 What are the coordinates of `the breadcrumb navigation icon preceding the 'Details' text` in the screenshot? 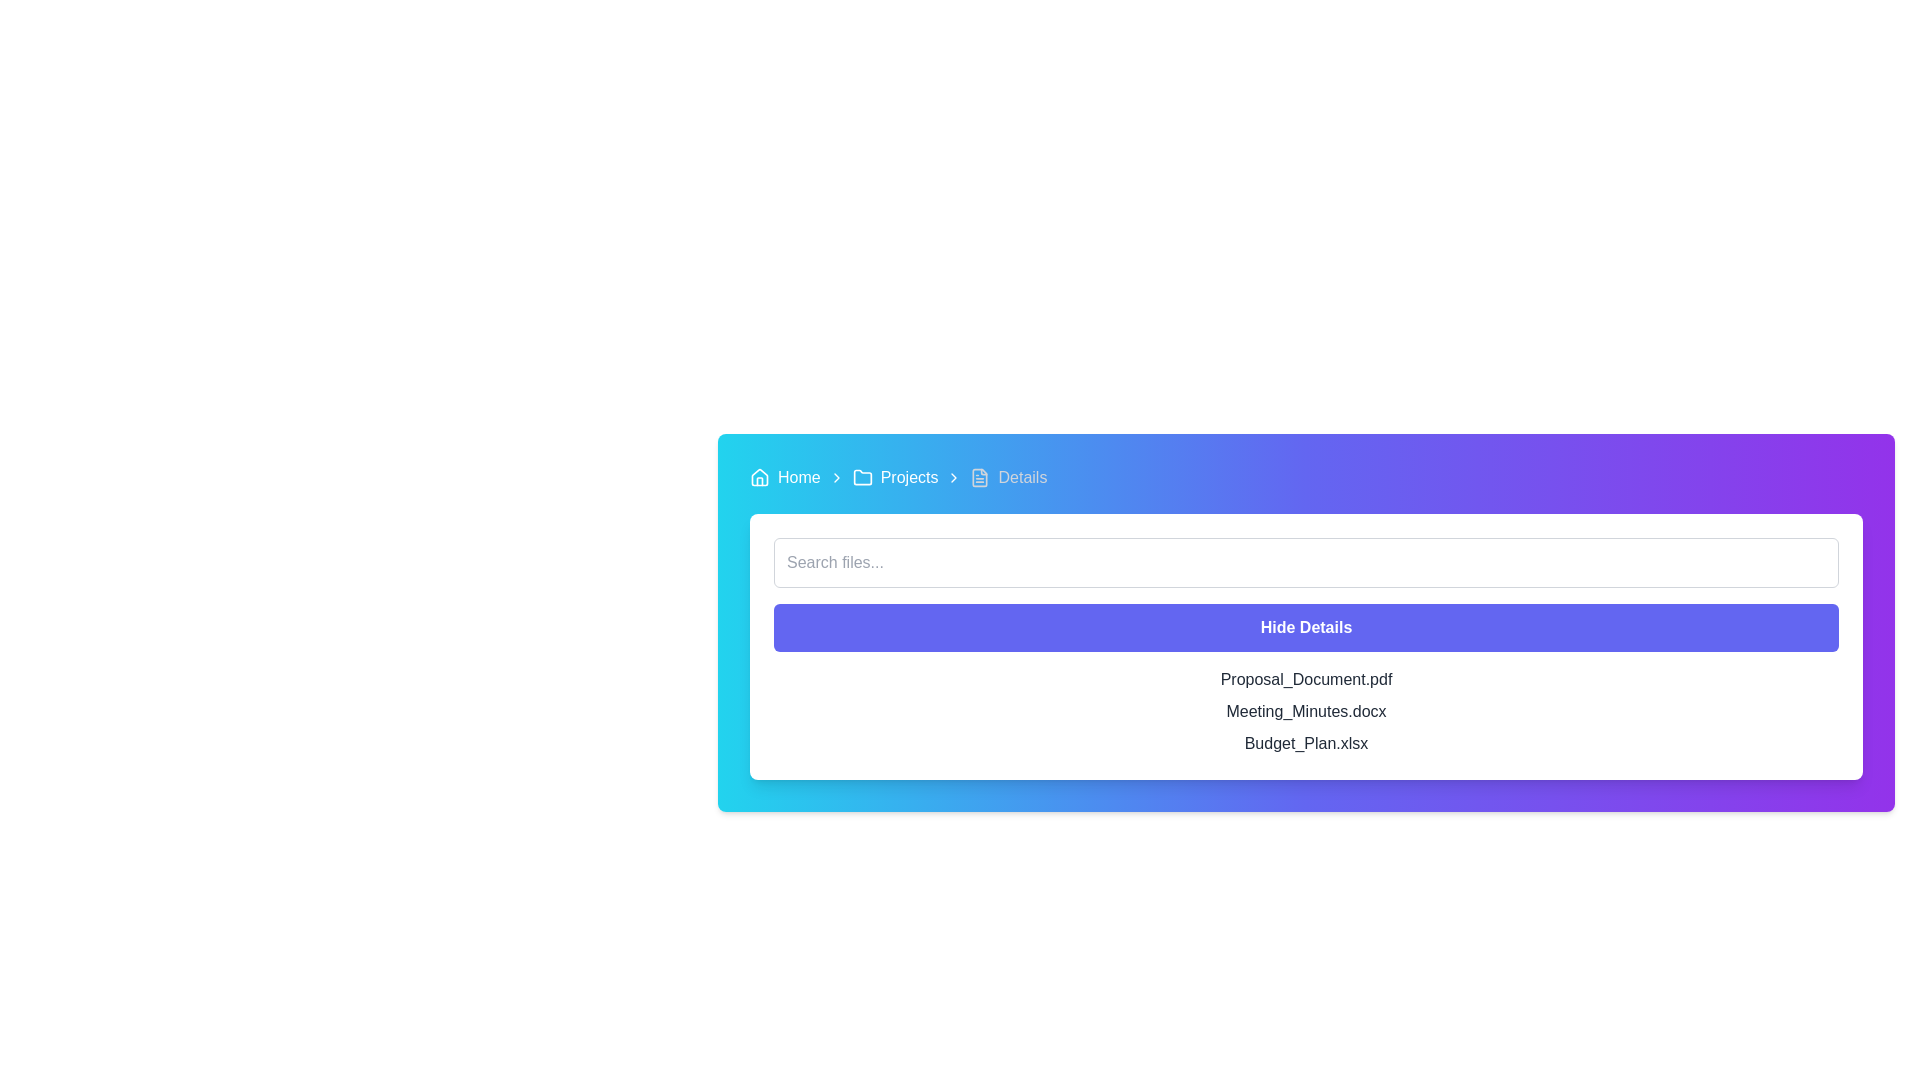 It's located at (980, 478).